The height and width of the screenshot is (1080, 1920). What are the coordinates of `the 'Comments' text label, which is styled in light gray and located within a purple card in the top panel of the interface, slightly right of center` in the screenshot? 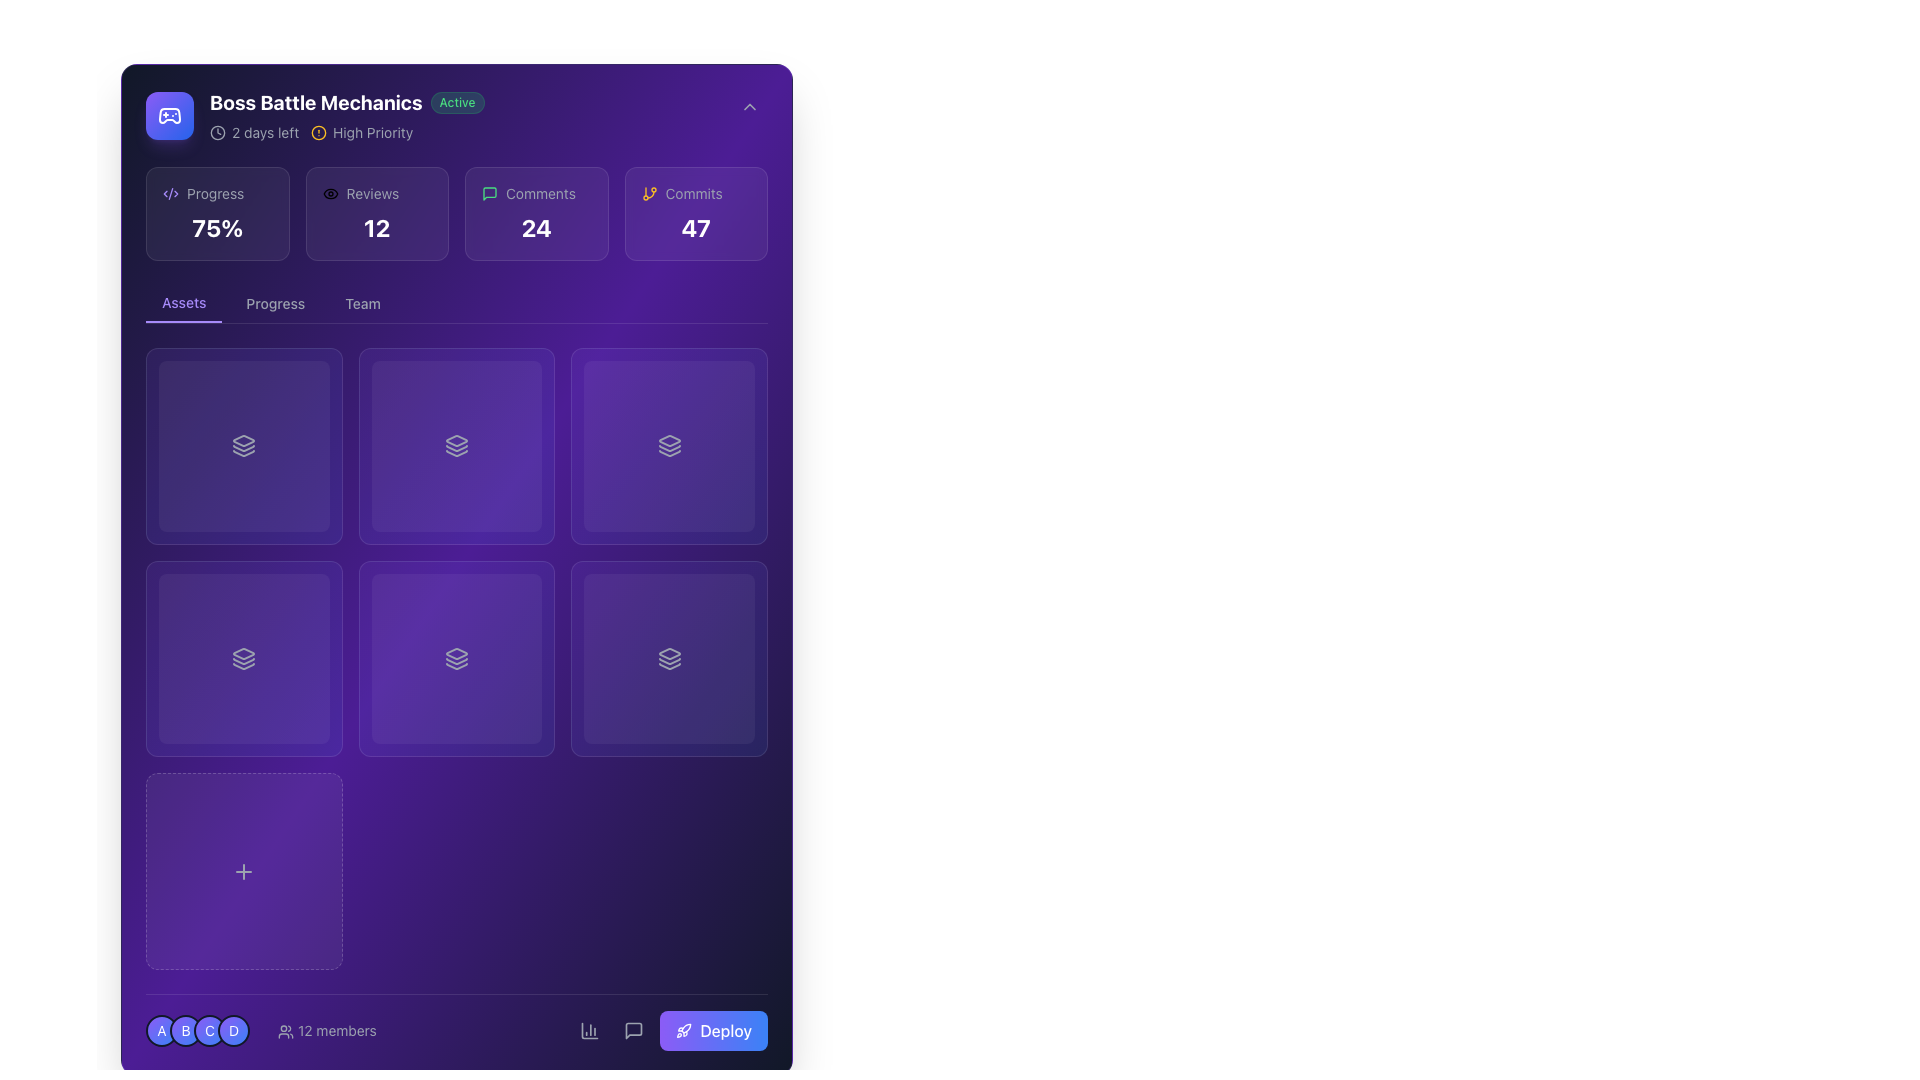 It's located at (540, 193).